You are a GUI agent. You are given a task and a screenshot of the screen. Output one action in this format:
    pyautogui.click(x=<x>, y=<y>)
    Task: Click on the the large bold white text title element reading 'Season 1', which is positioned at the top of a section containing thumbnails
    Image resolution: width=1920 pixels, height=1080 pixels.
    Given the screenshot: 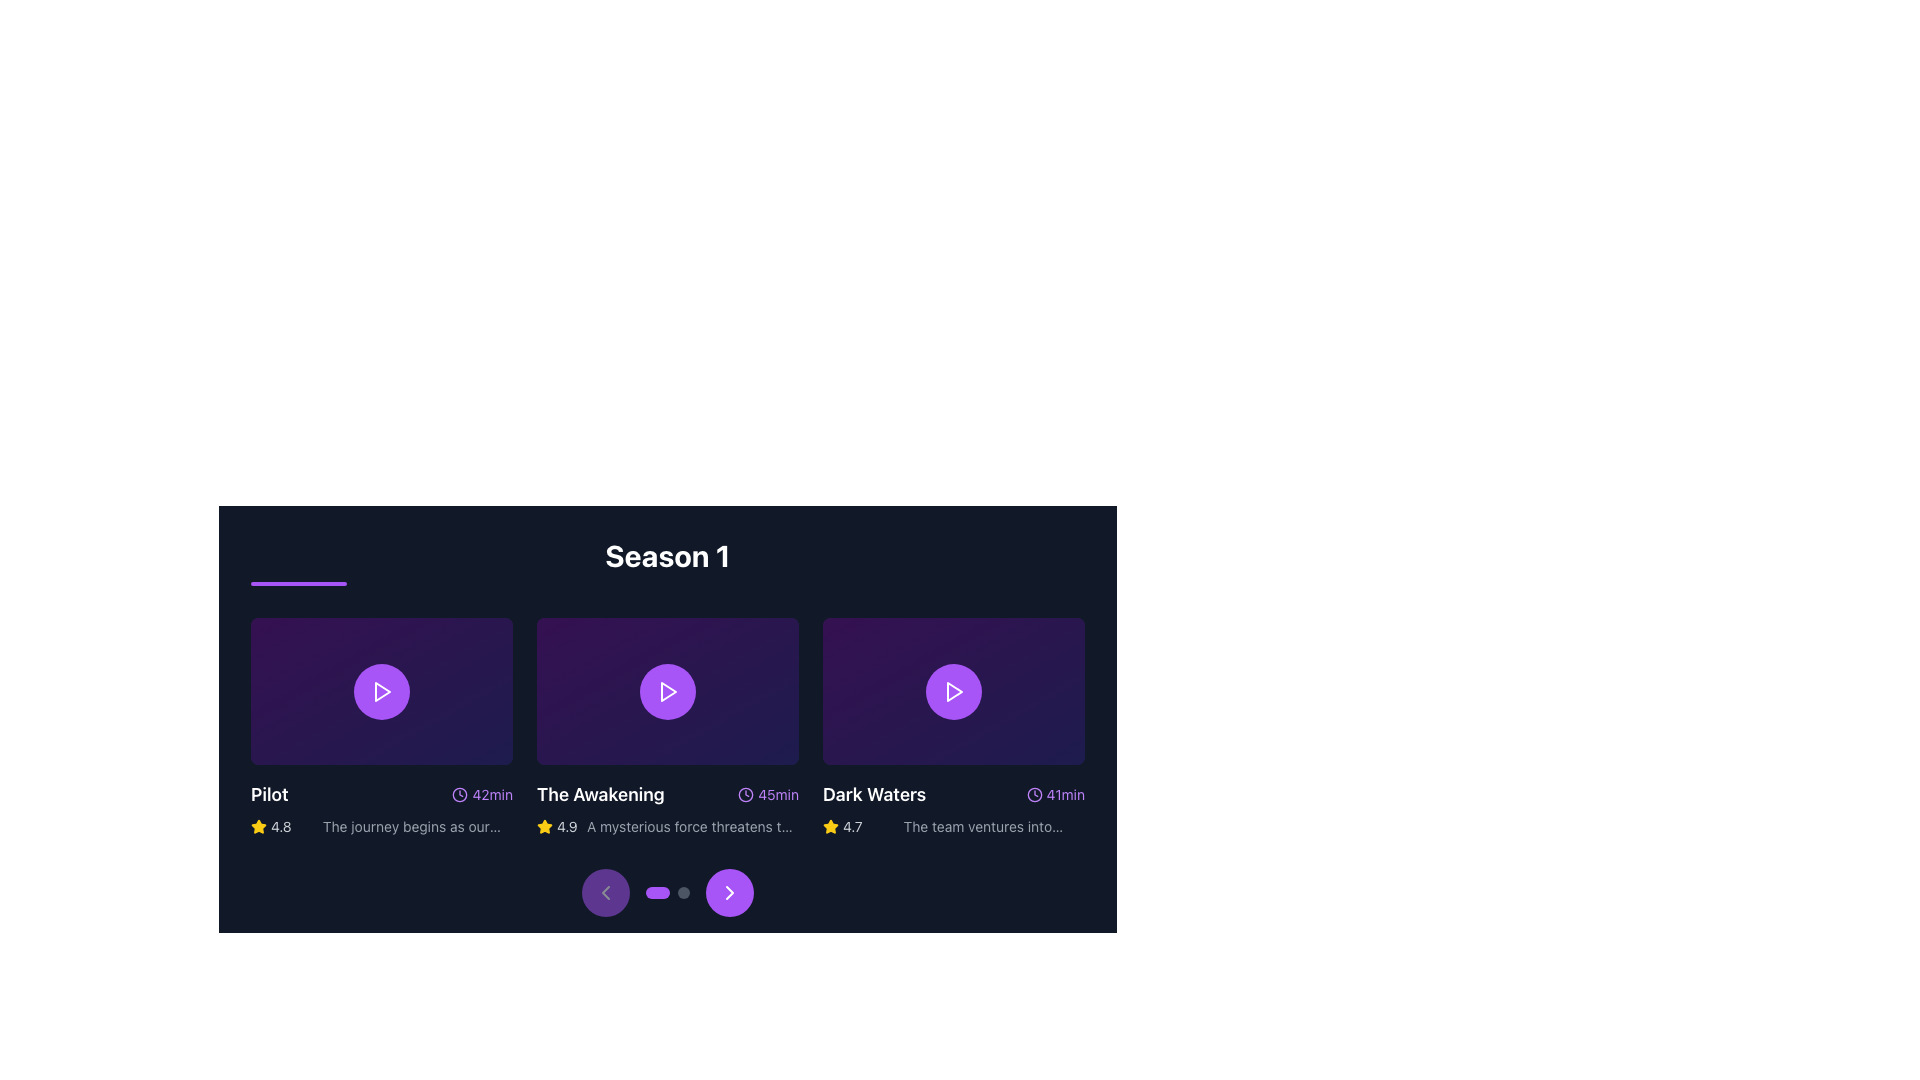 What is the action you would take?
    pyautogui.click(x=667, y=555)
    